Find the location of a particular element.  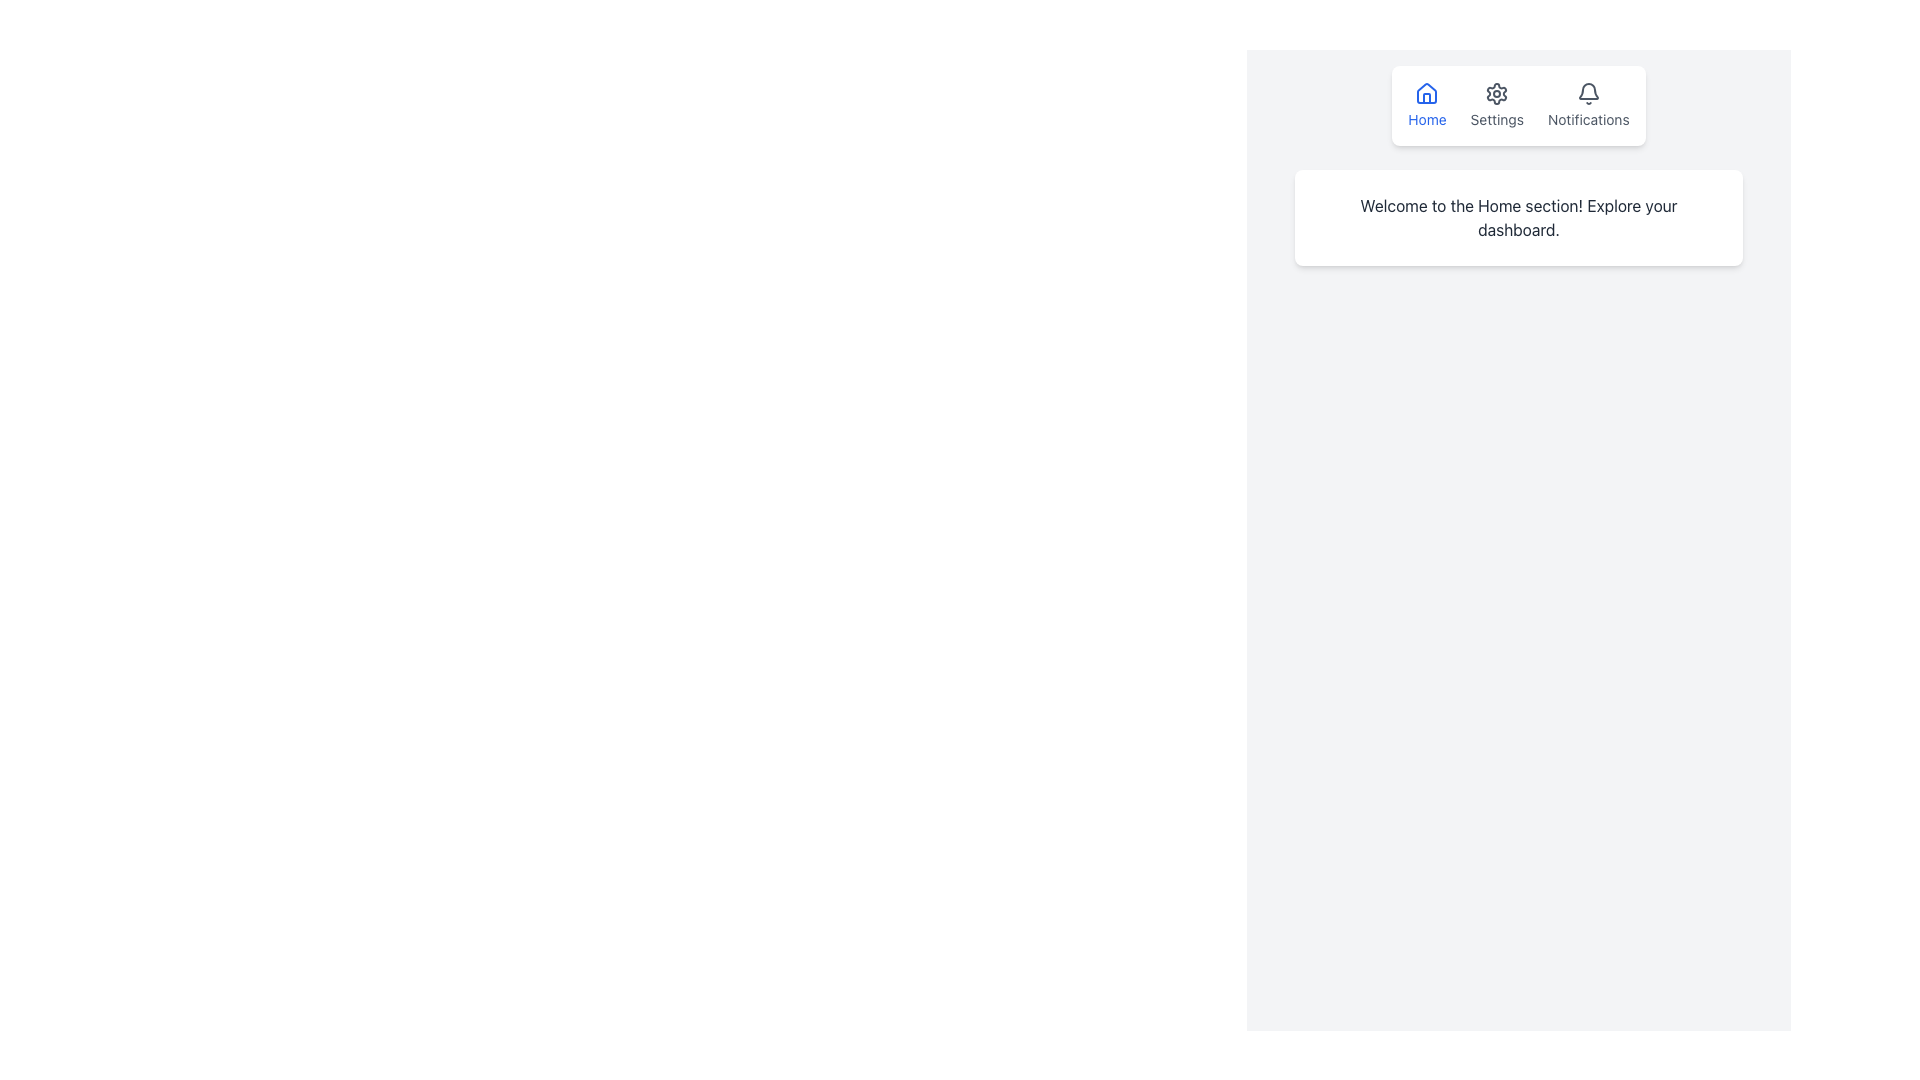

the blue house icon representing the 'Home' section of the application to get focus is located at coordinates (1426, 93).